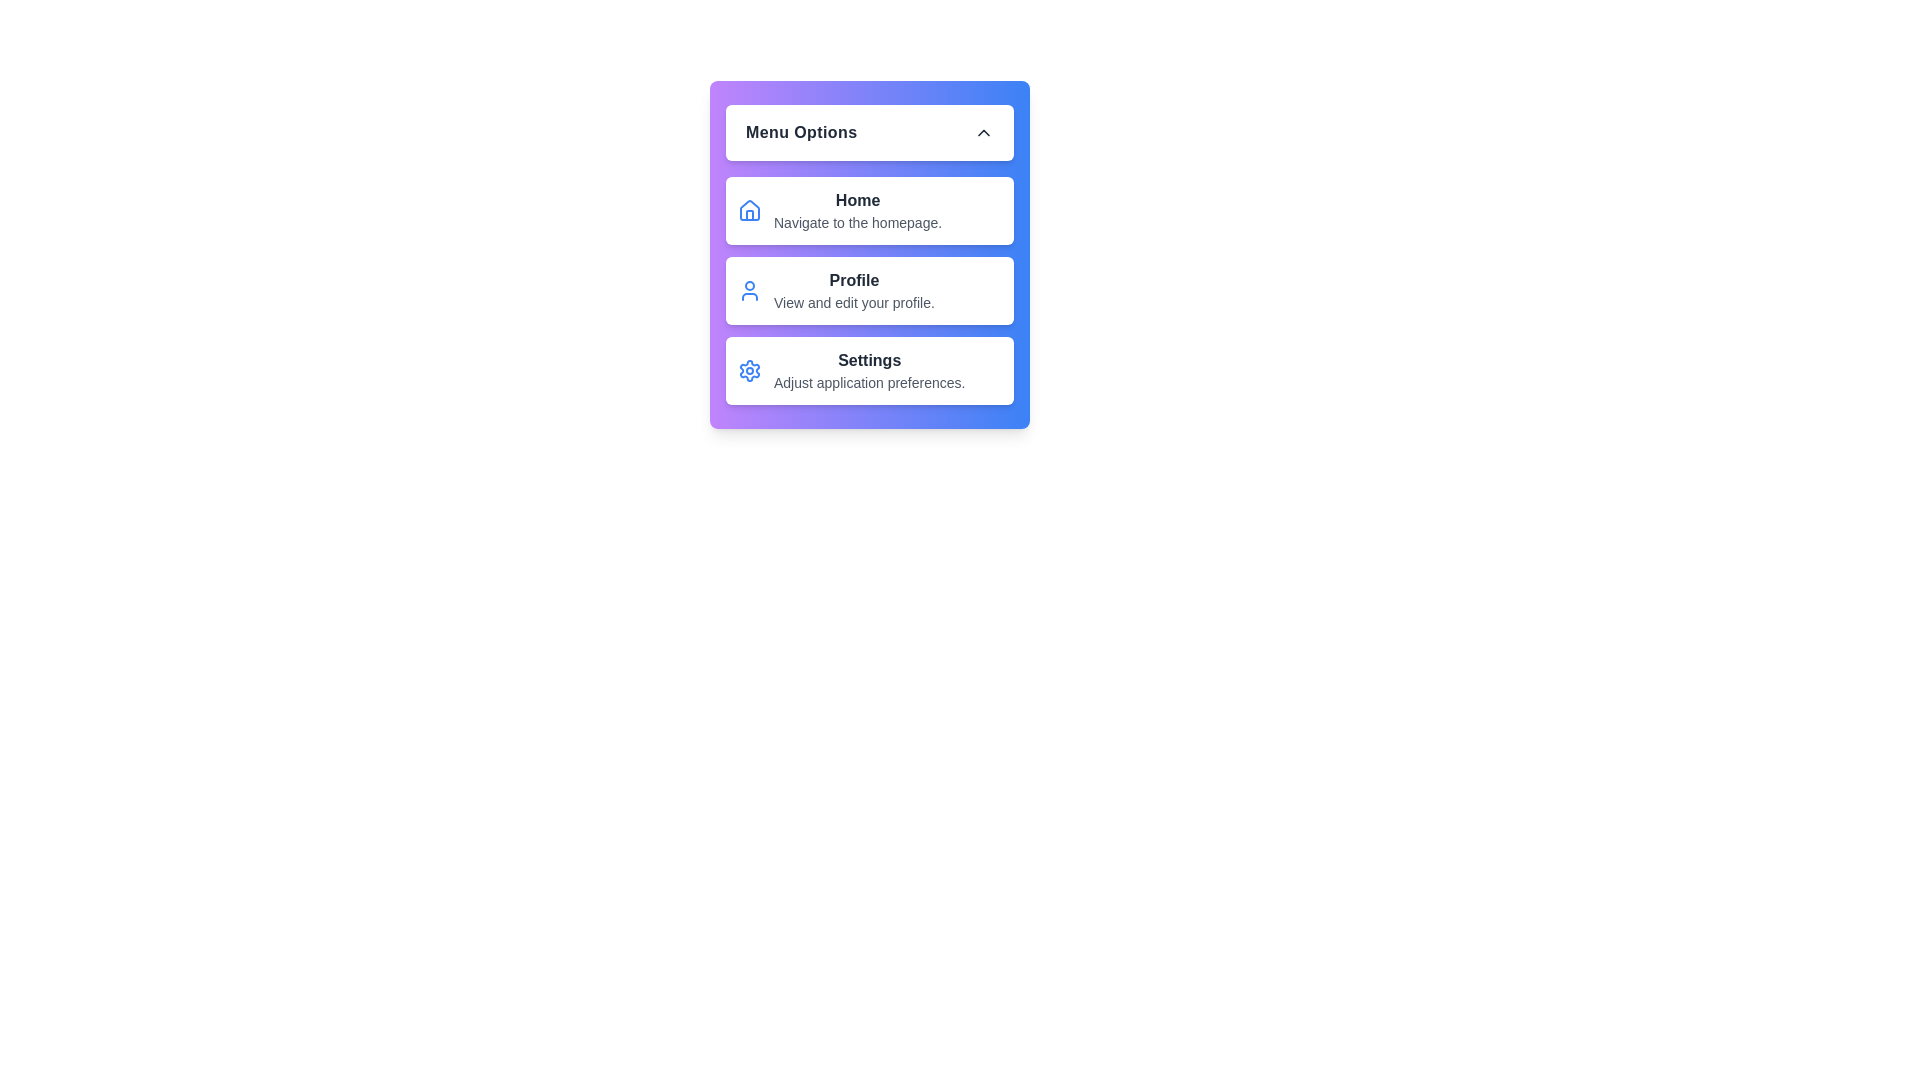 The height and width of the screenshot is (1080, 1920). Describe the element at coordinates (869, 370) in the screenshot. I see `the menu item corresponding to Settings` at that location.